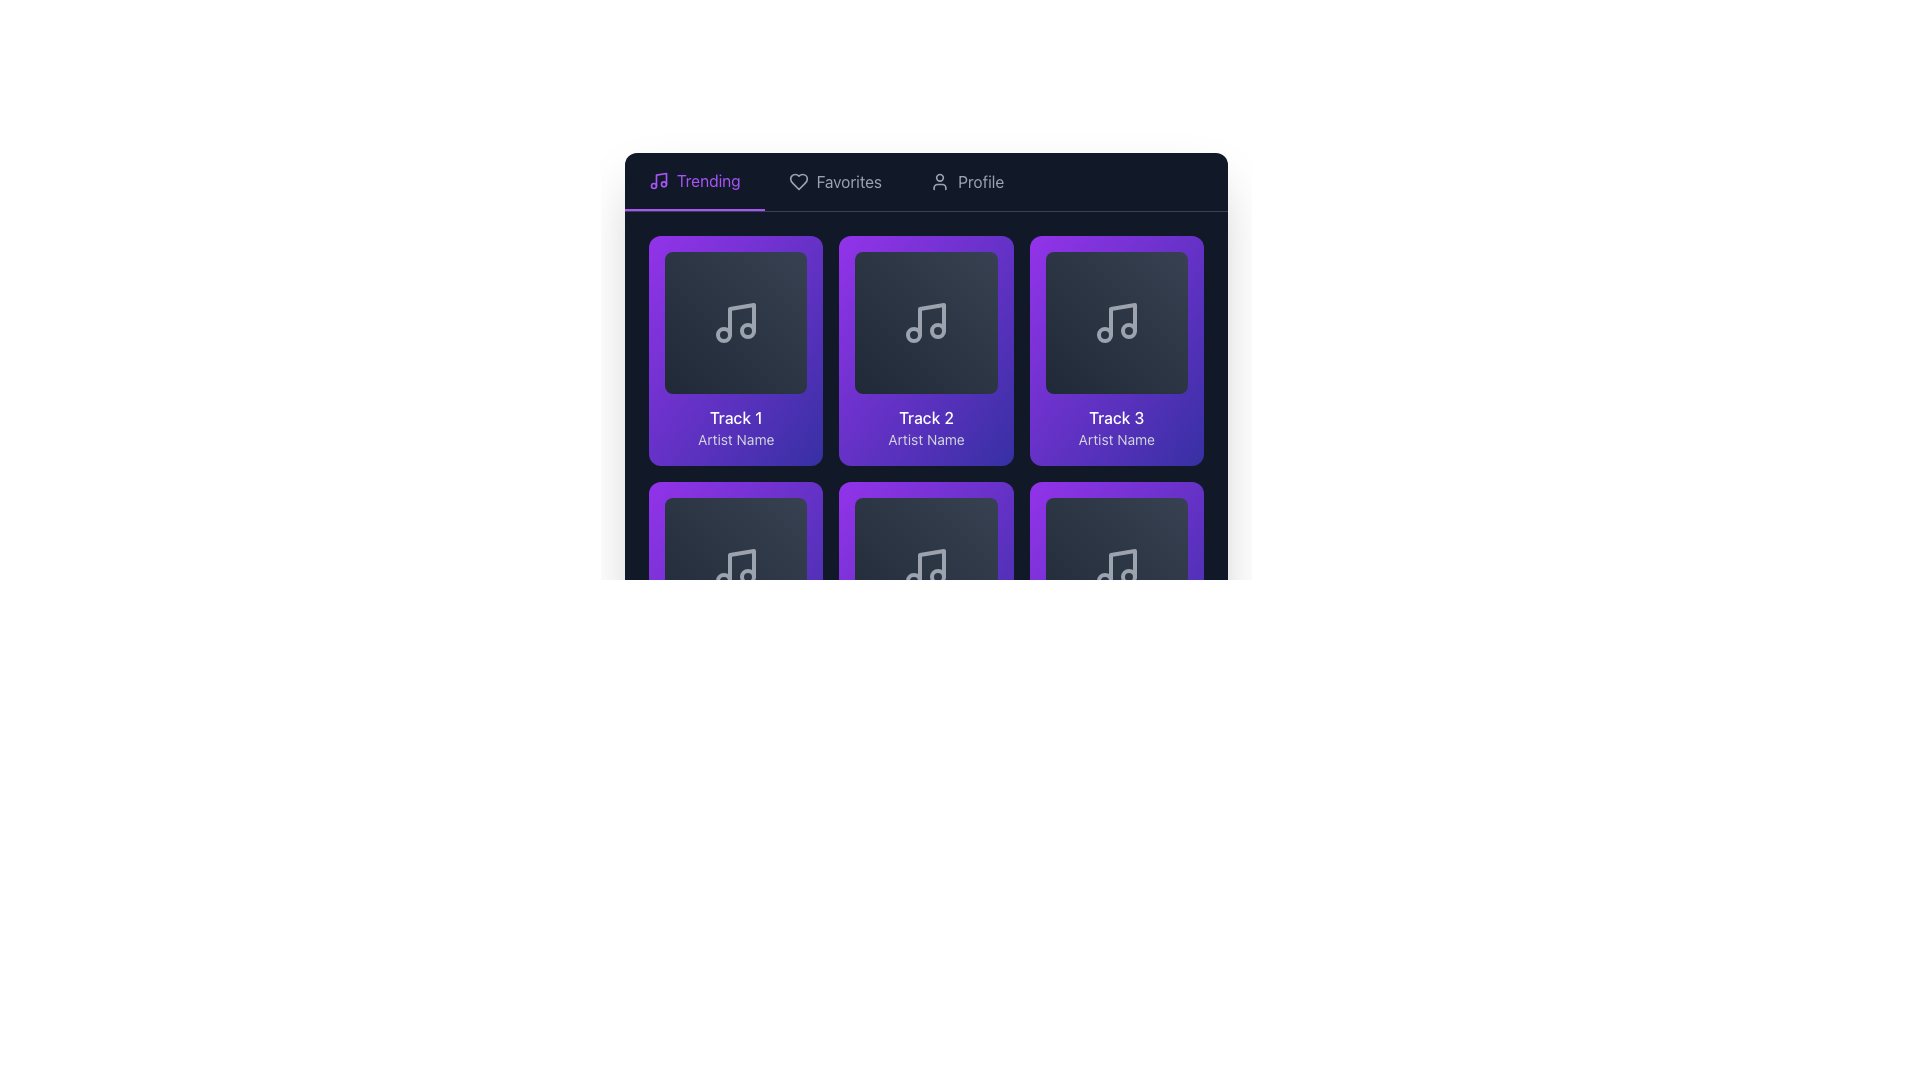 Image resolution: width=1920 pixels, height=1080 pixels. I want to click on text label identifying the title of the music track, which is located in the first grid card of the UI grid layout, positioned below an icon and above the text 'Artist Name', so click(735, 417).